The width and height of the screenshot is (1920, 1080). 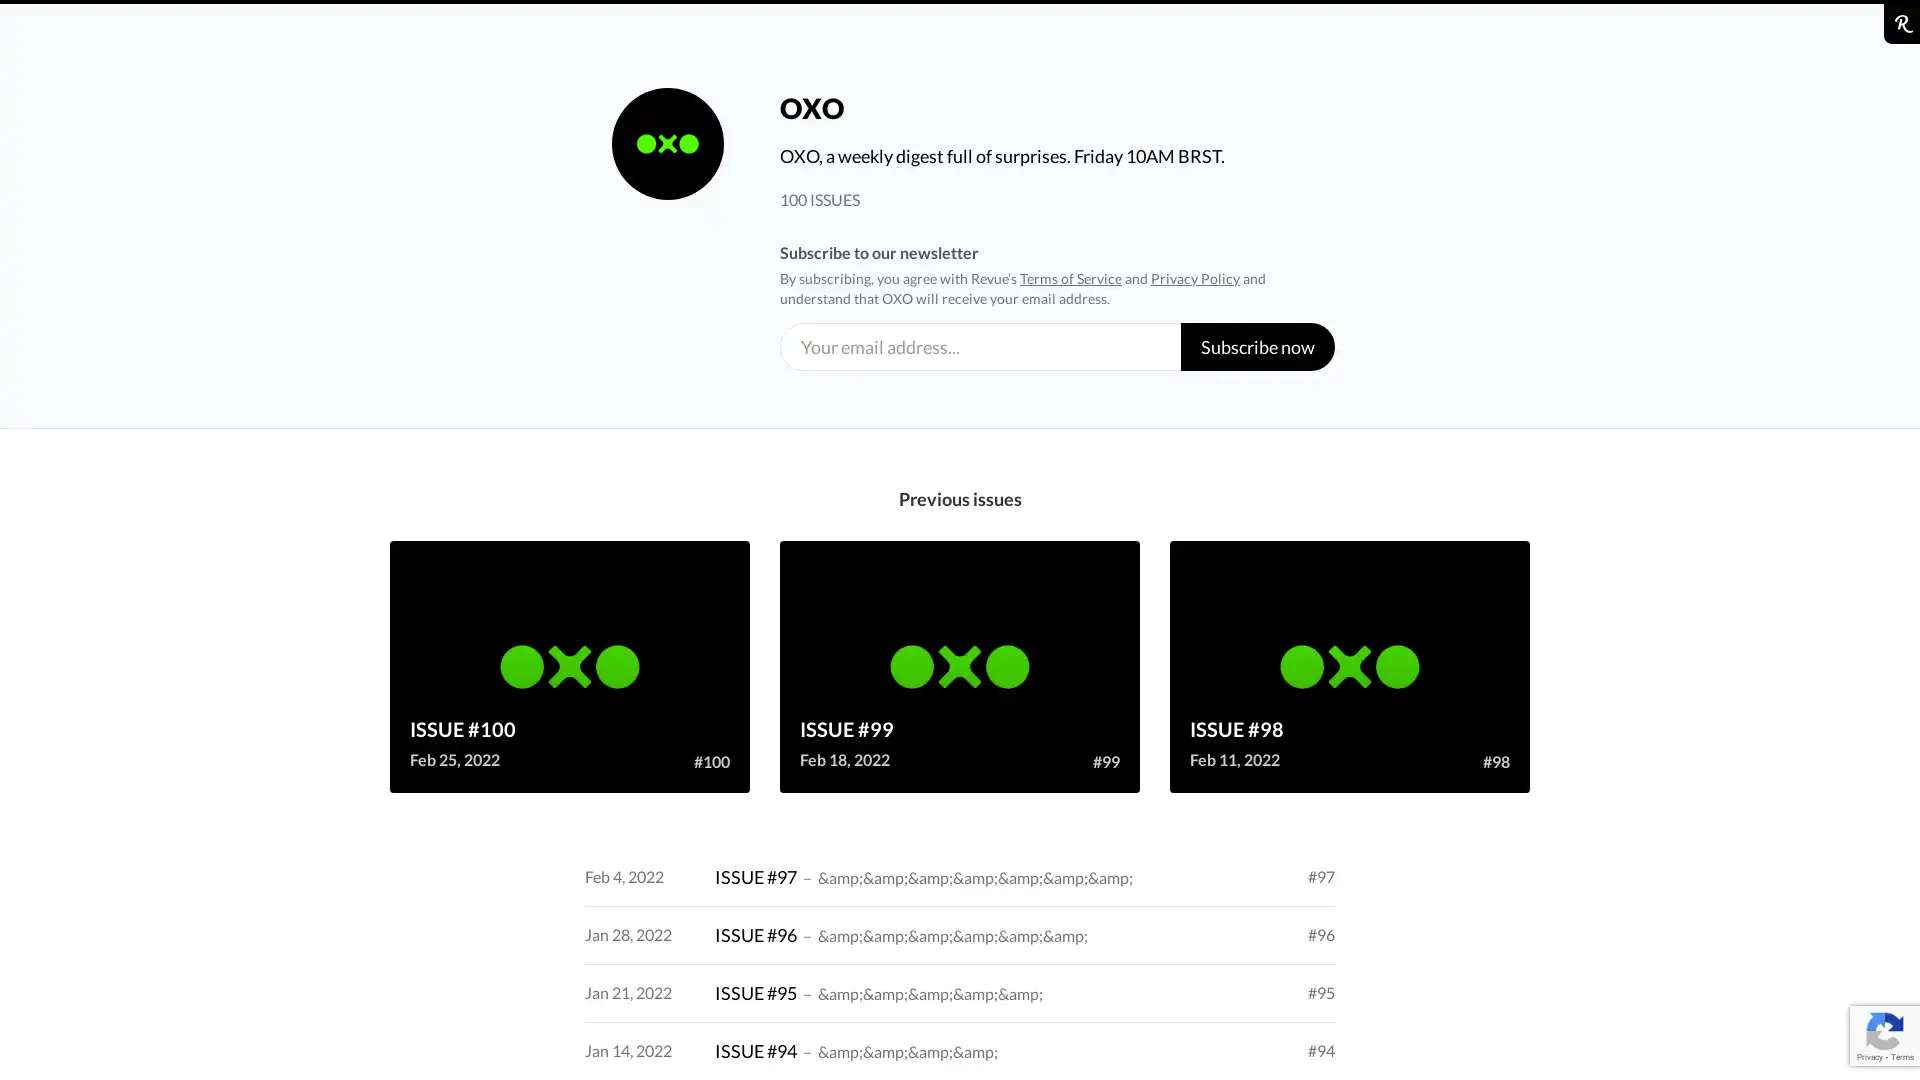 I want to click on Subscribe now, so click(x=1256, y=346).